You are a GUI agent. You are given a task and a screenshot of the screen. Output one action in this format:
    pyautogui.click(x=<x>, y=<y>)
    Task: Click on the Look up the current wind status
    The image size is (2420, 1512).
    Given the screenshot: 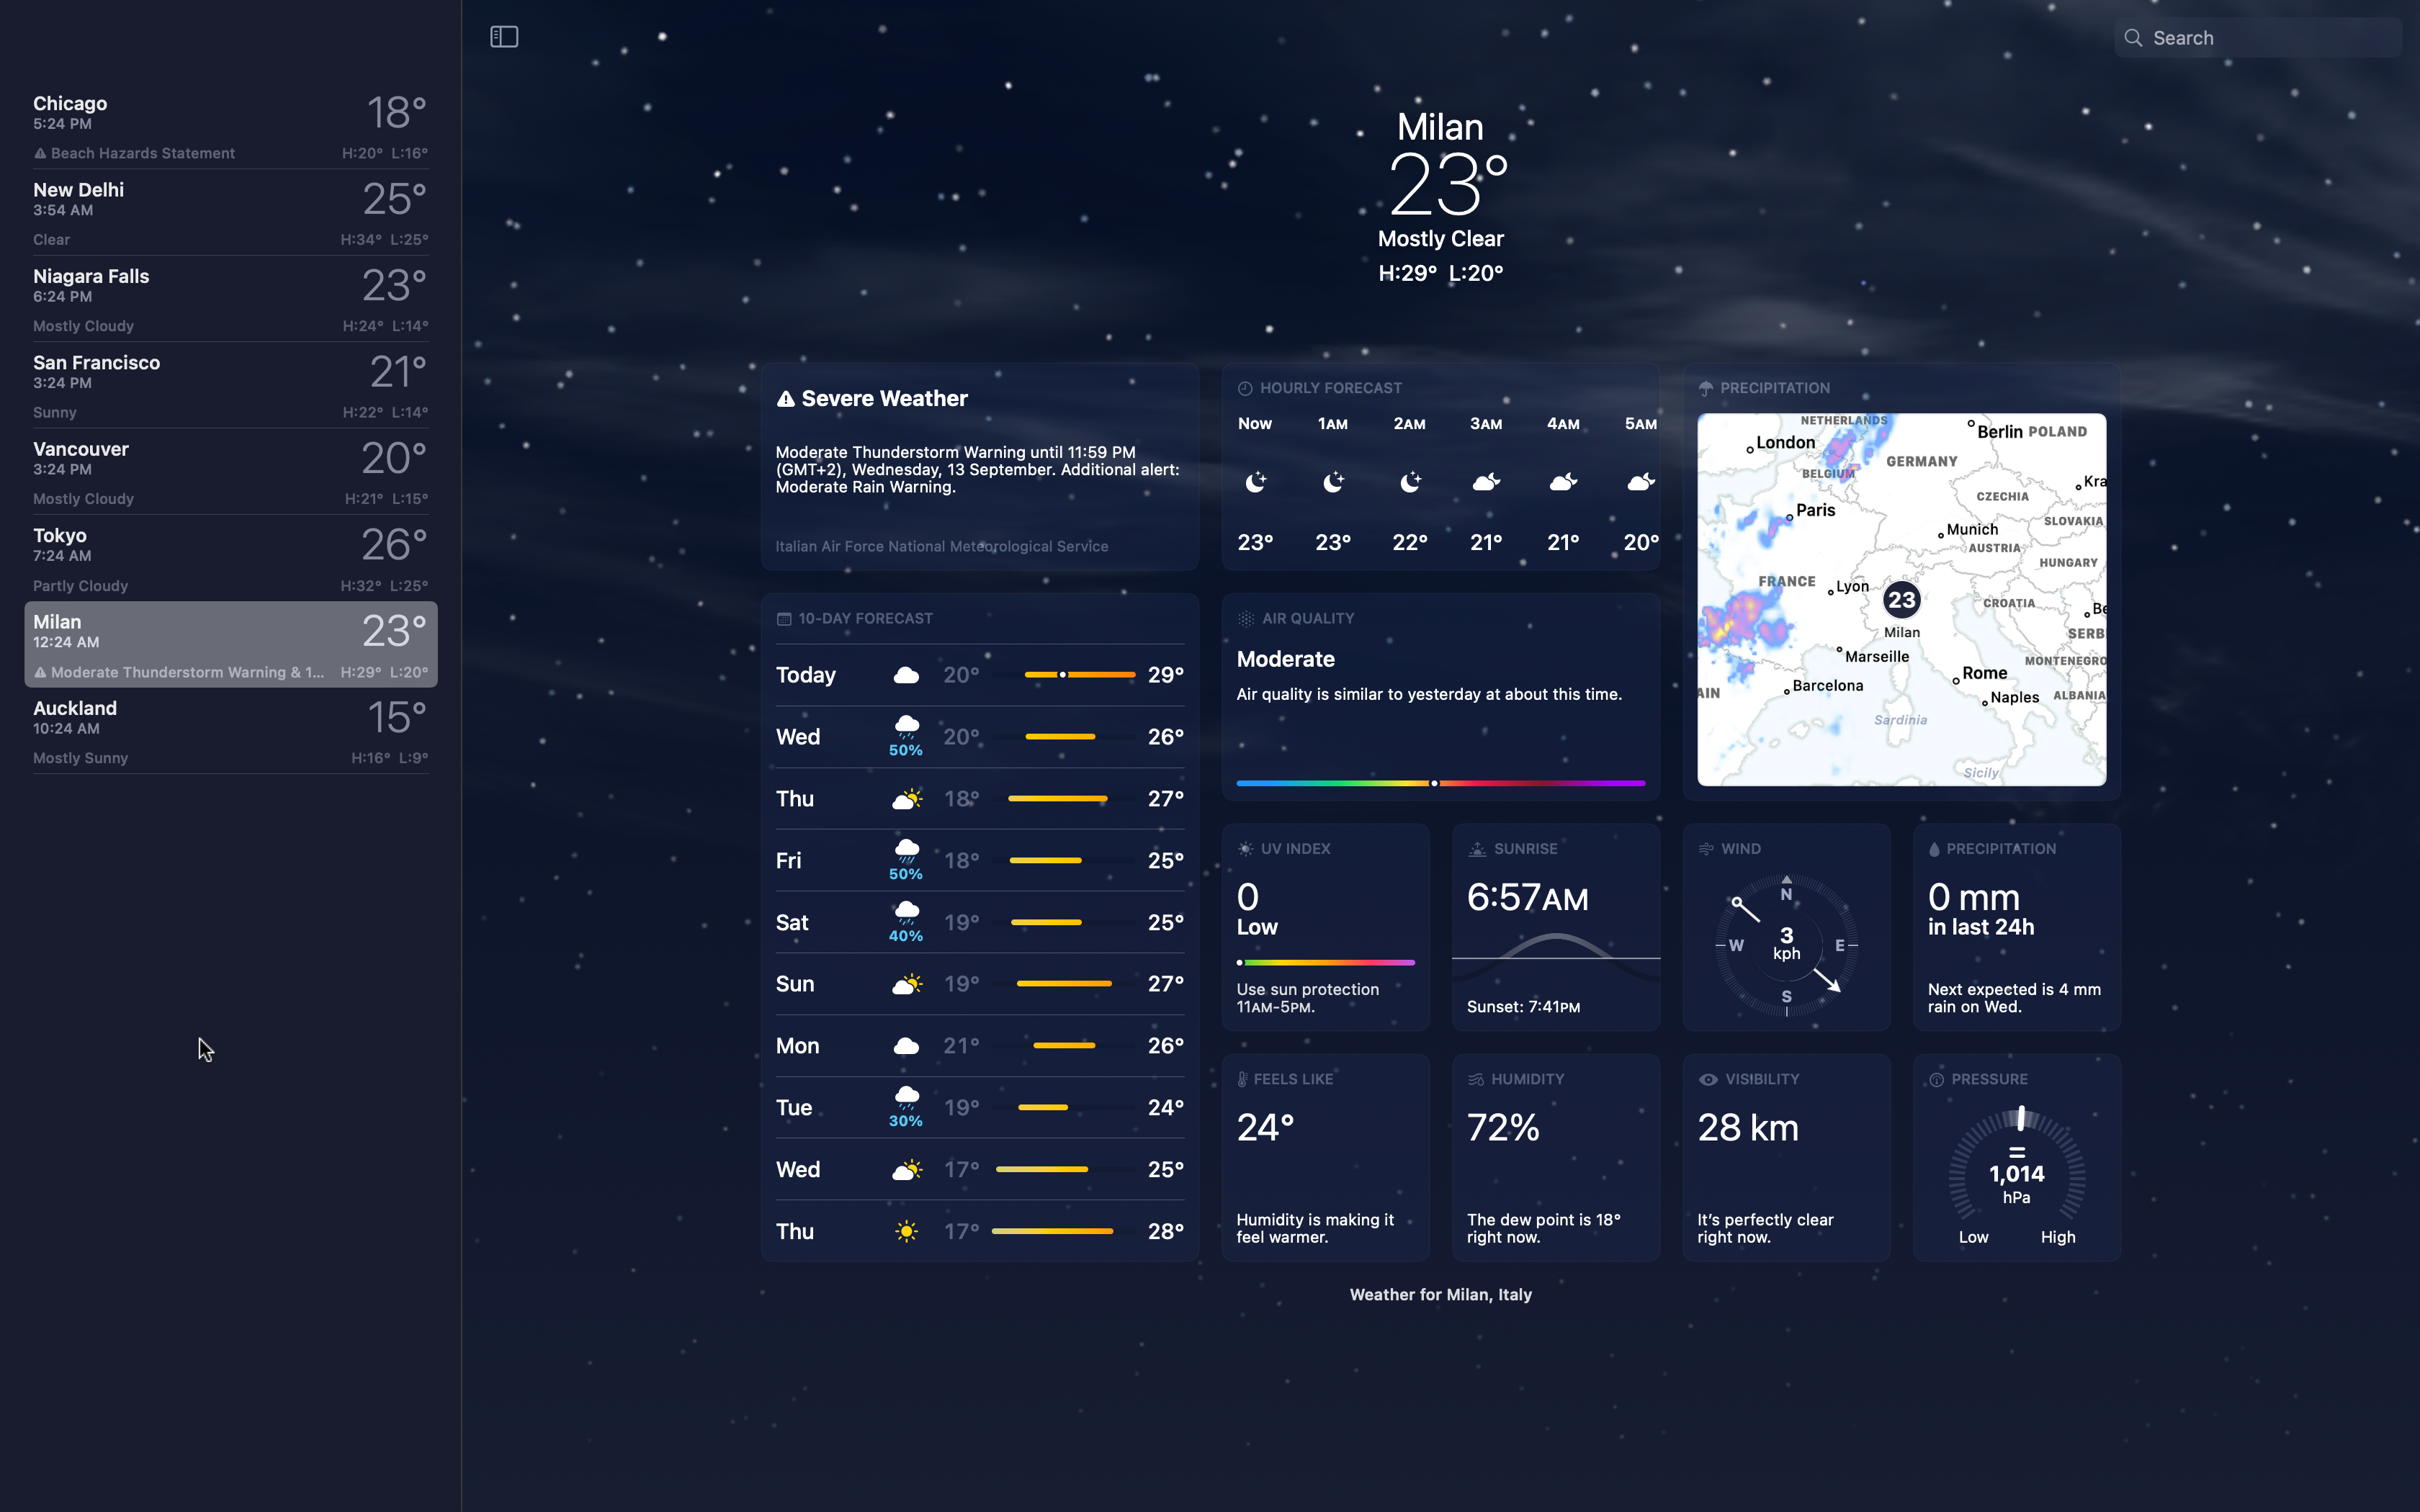 What is the action you would take?
    pyautogui.click(x=1785, y=926)
    